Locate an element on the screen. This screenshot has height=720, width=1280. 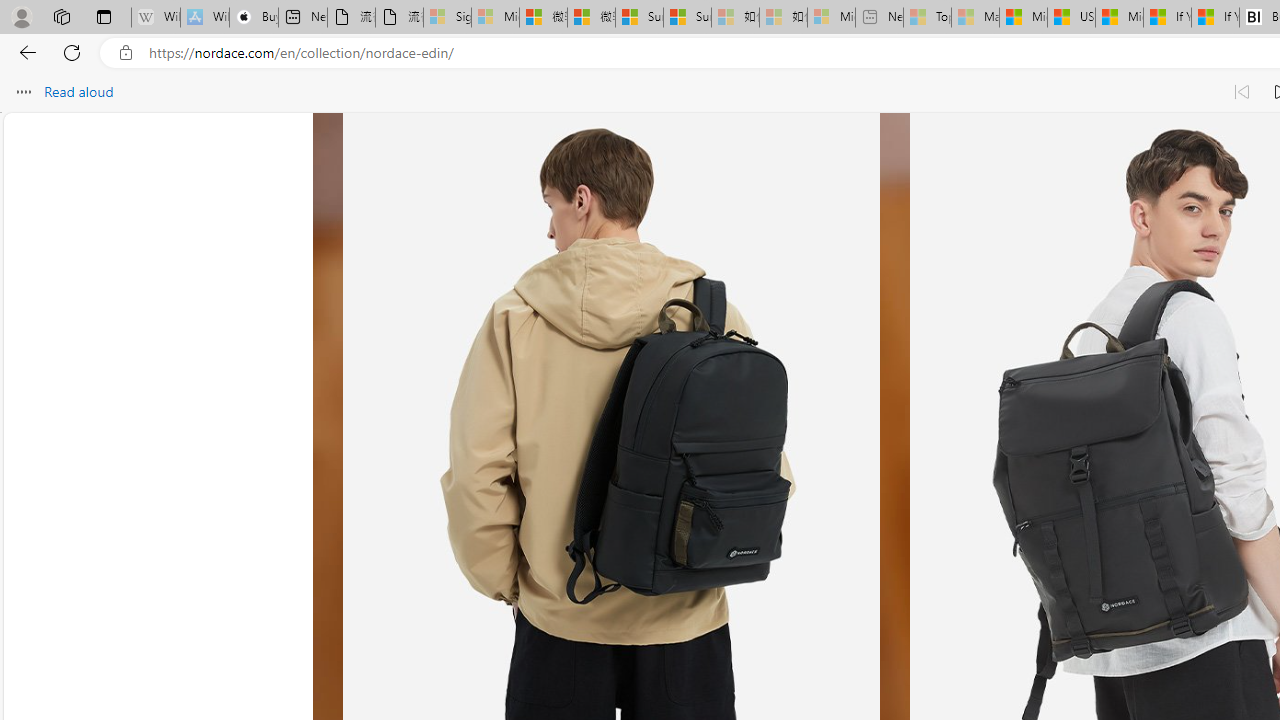
'Top Stories - MSN - Sleeping' is located at coordinates (926, 17).